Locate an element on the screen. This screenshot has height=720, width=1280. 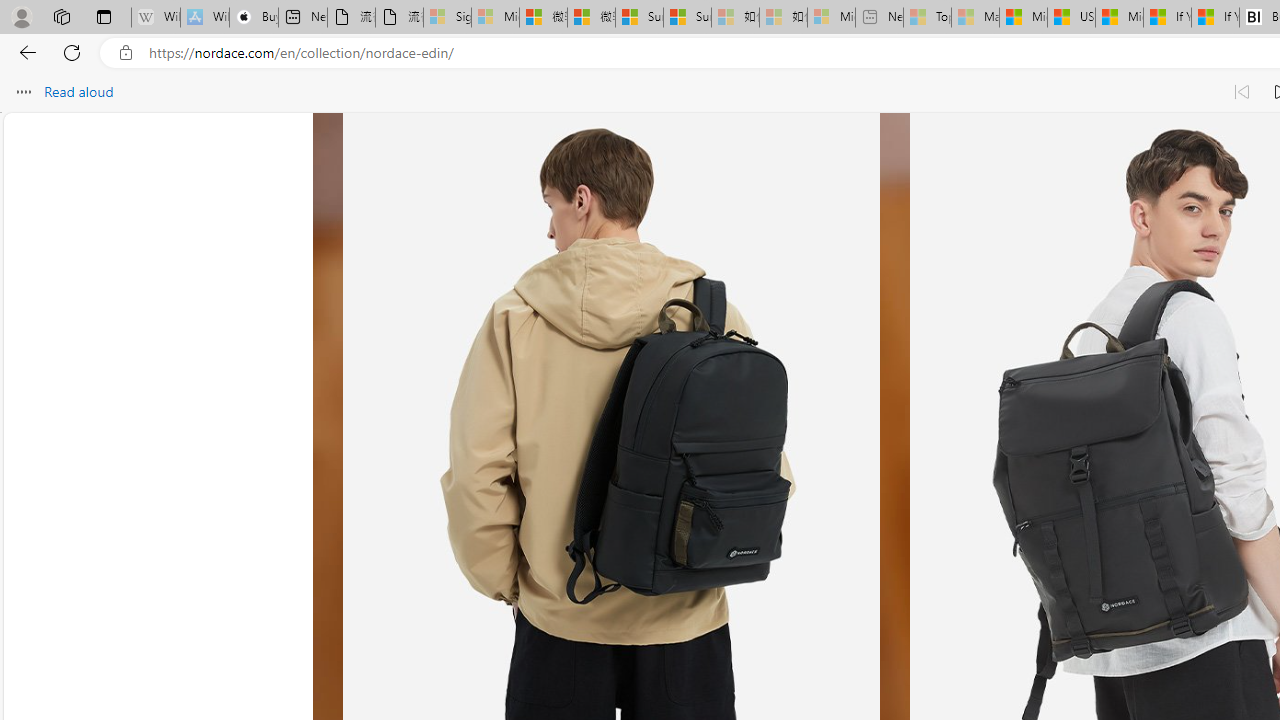
'Top Stories - MSN - Sleeping' is located at coordinates (926, 17).